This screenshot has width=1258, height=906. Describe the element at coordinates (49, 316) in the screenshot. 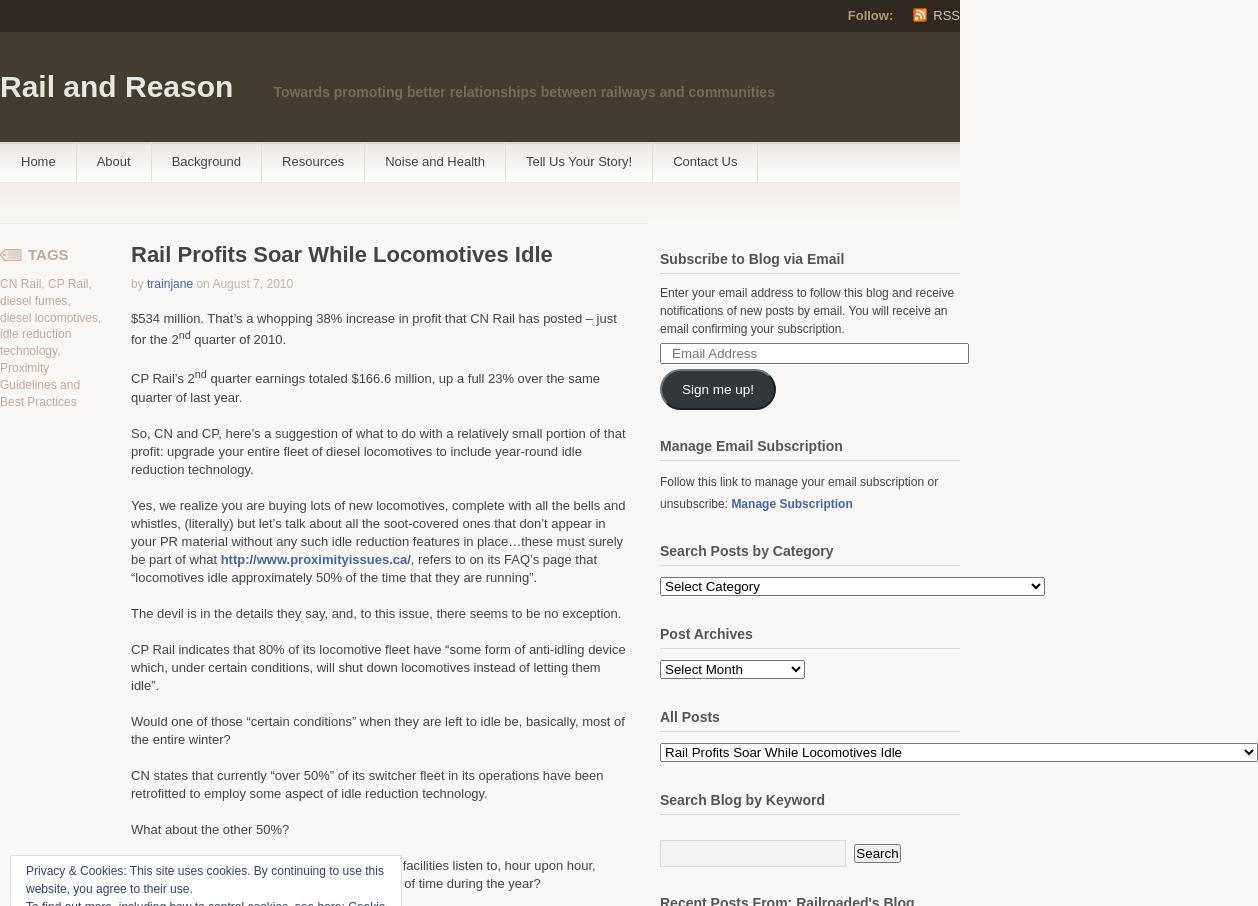

I see `'diesel locomotives'` at that location.